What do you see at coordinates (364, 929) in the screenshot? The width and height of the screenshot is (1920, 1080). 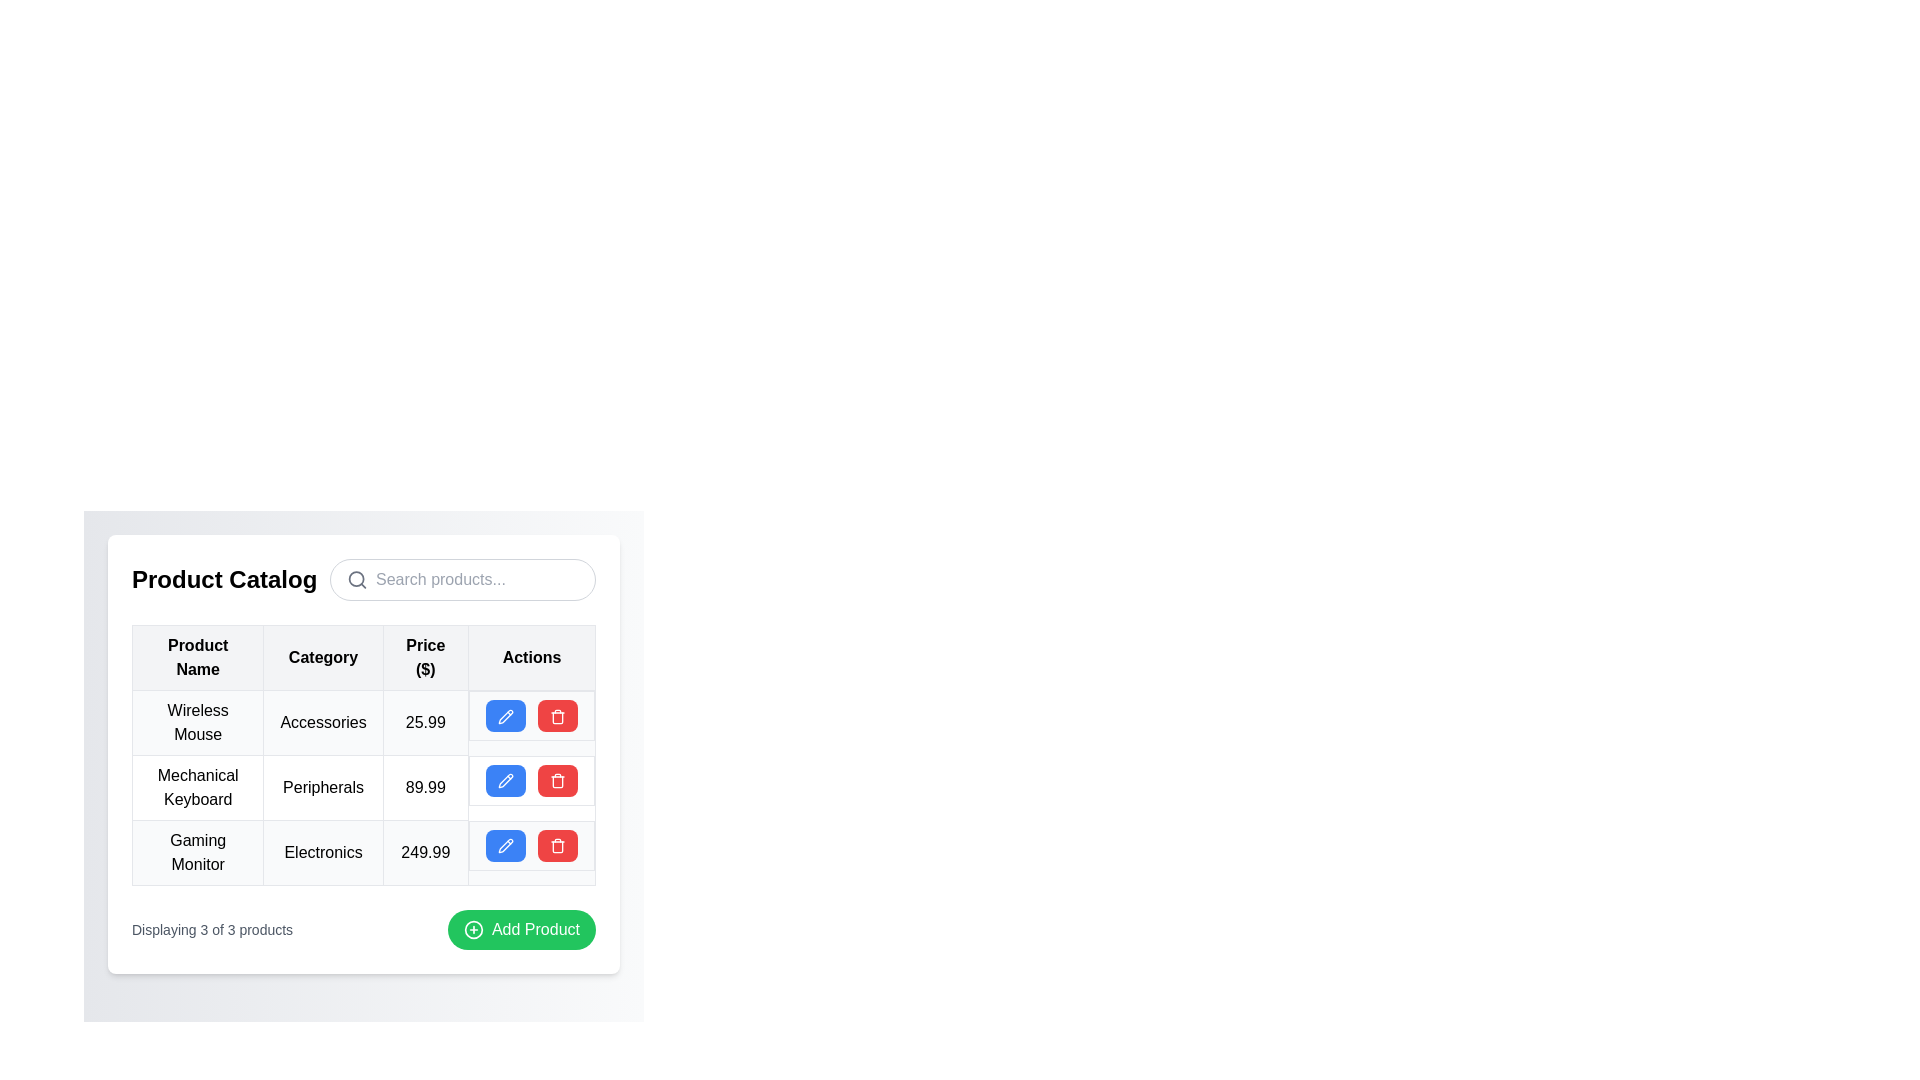 I see `the actionable button located in the informational section below the product listings in the 'Product Catalog' card` at bounding box center [364, 929].